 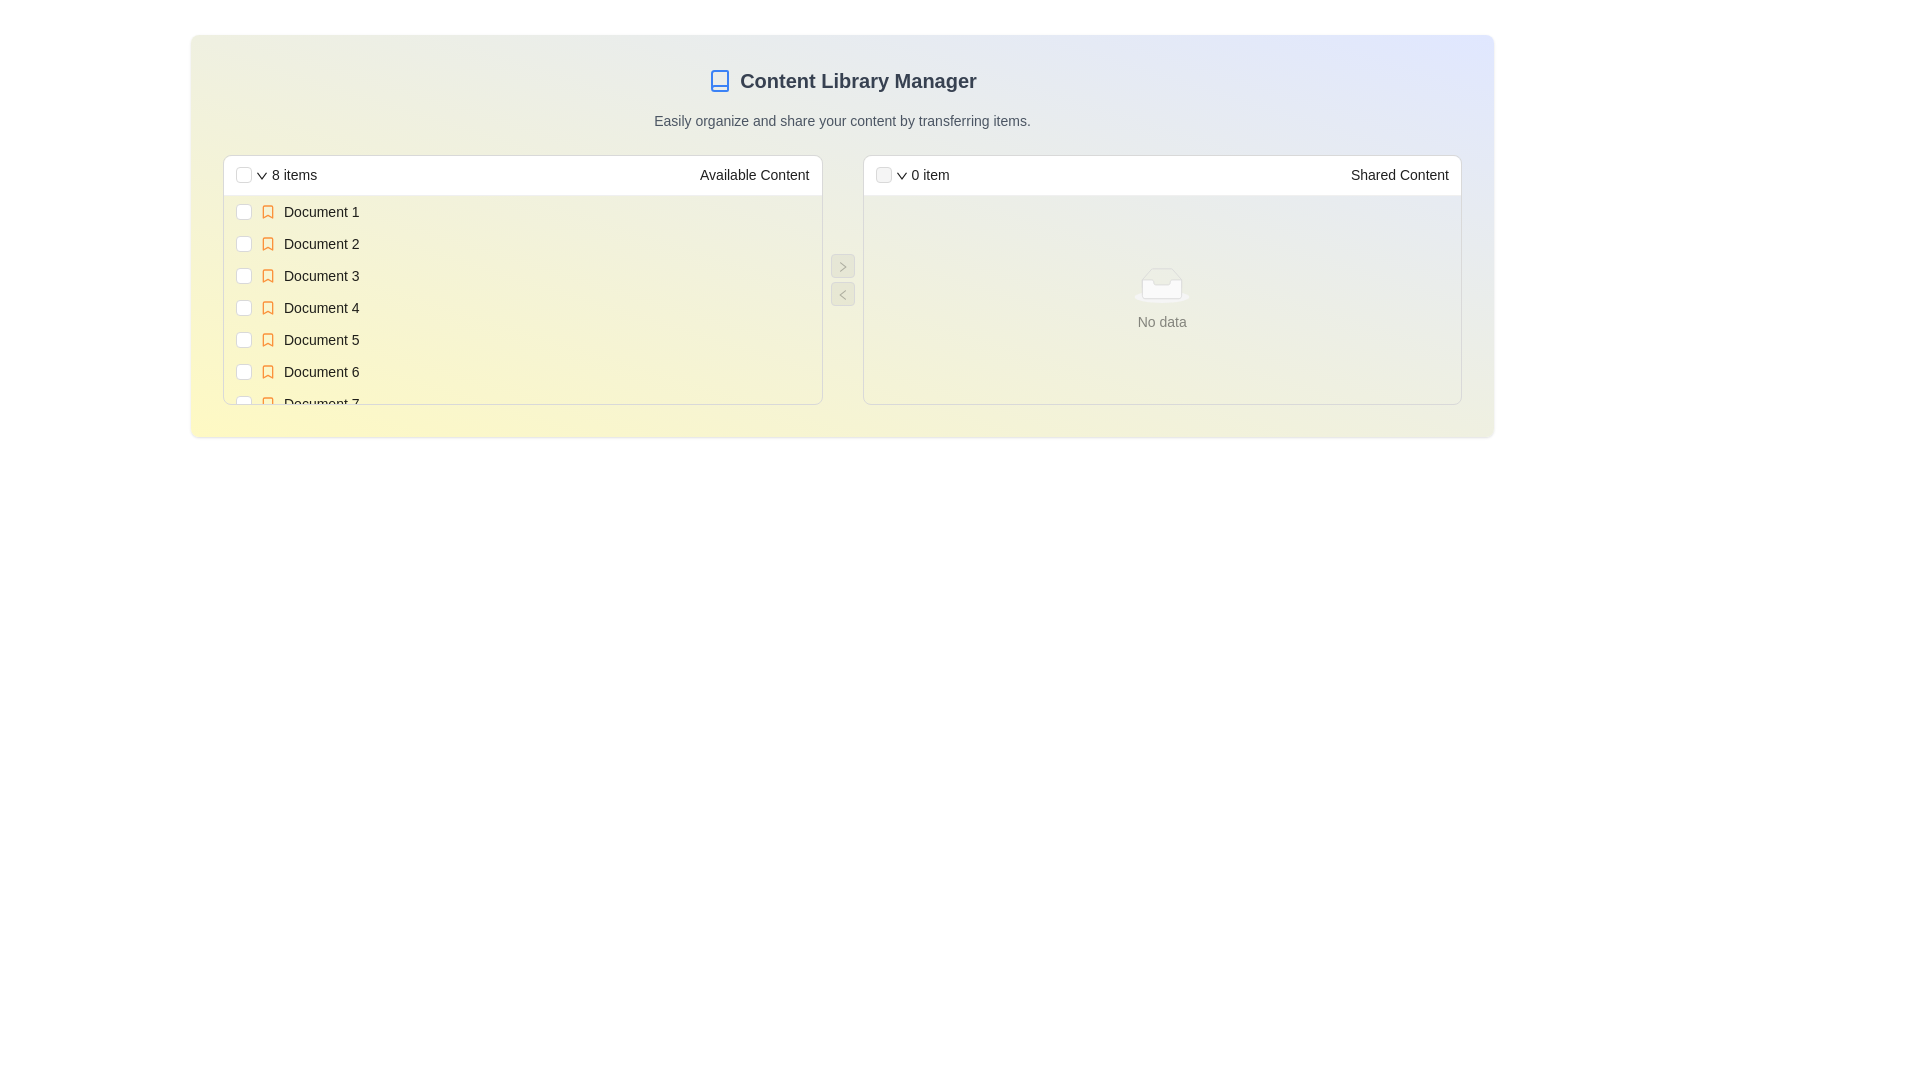 What do you see at coordinates (842, 80) in the screenshot?
I see `the UI Header at the center-top of the visible interface that communicates the title and purpose of the current application view` at bounding box center [842, 80].